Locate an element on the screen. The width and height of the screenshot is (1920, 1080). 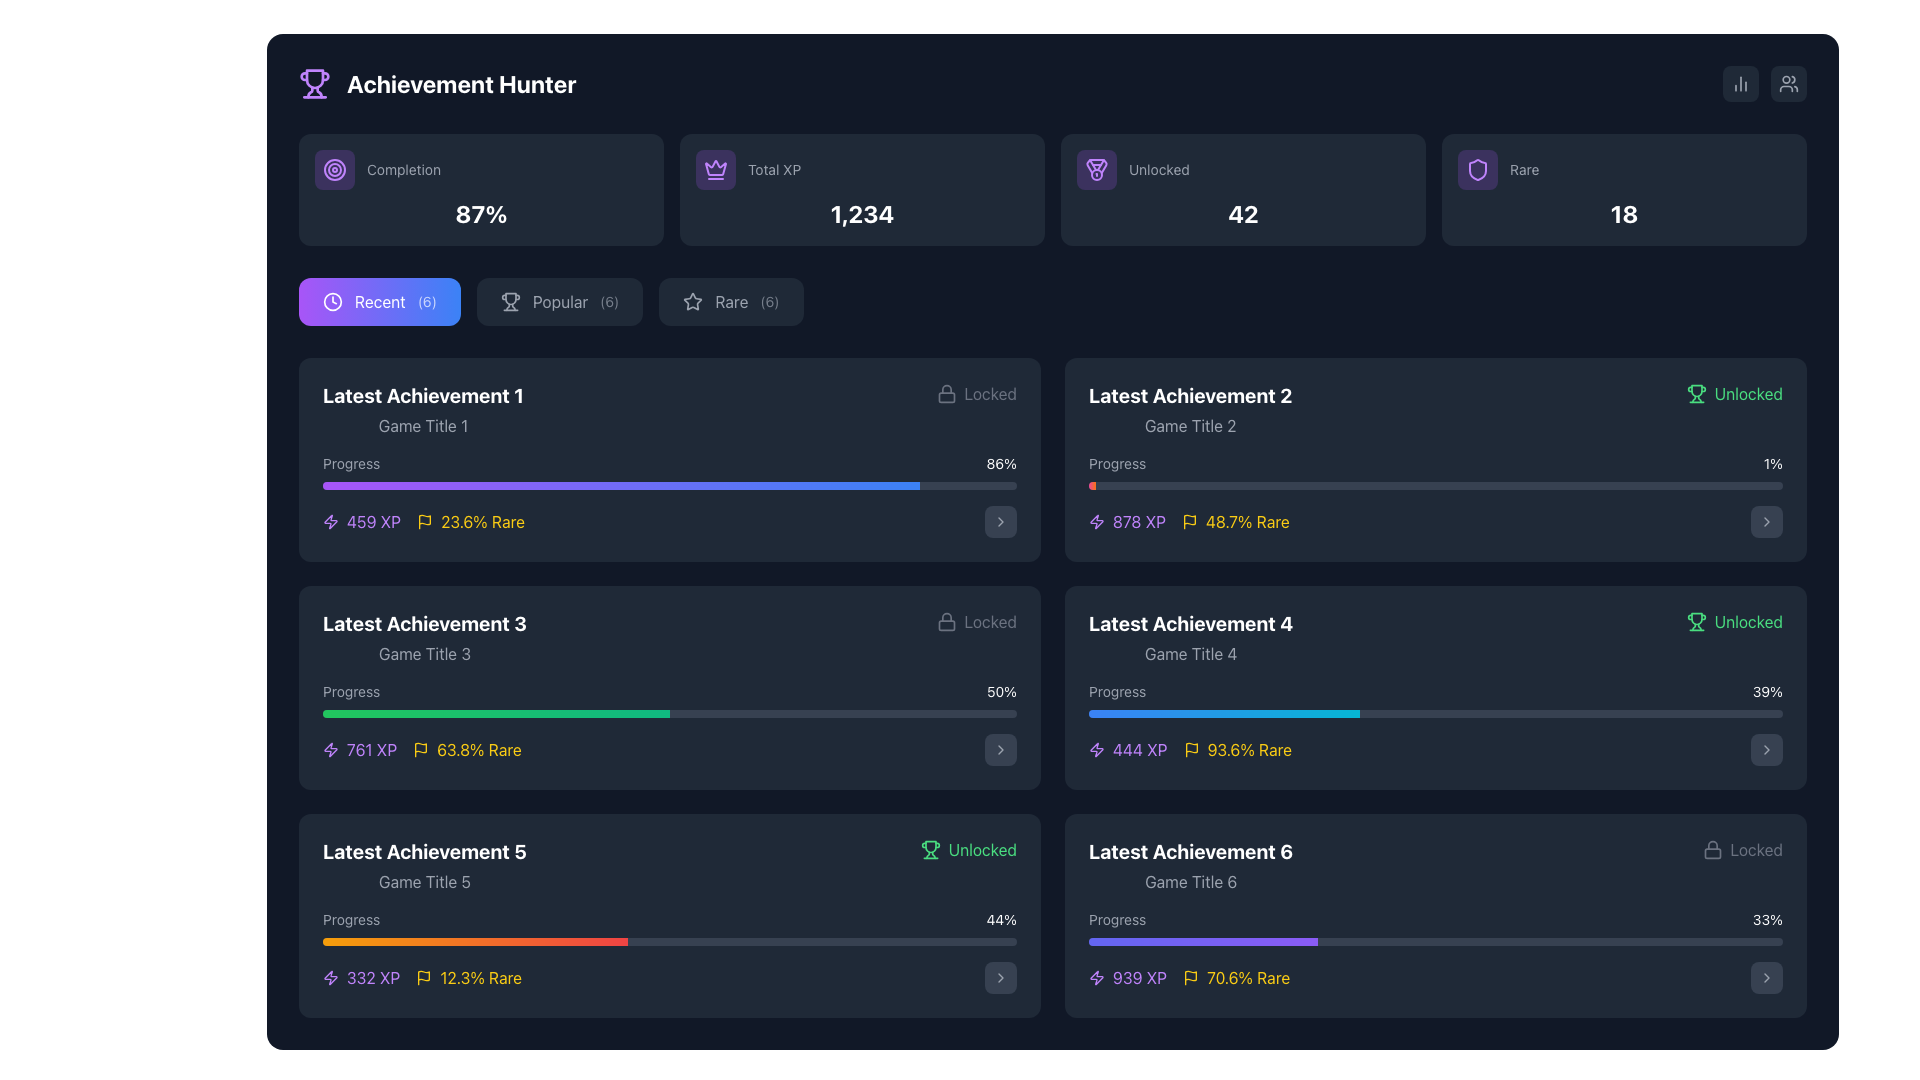
the progress bar of the 'Latest Achievement 5' section is located at coordinates (670, 951).